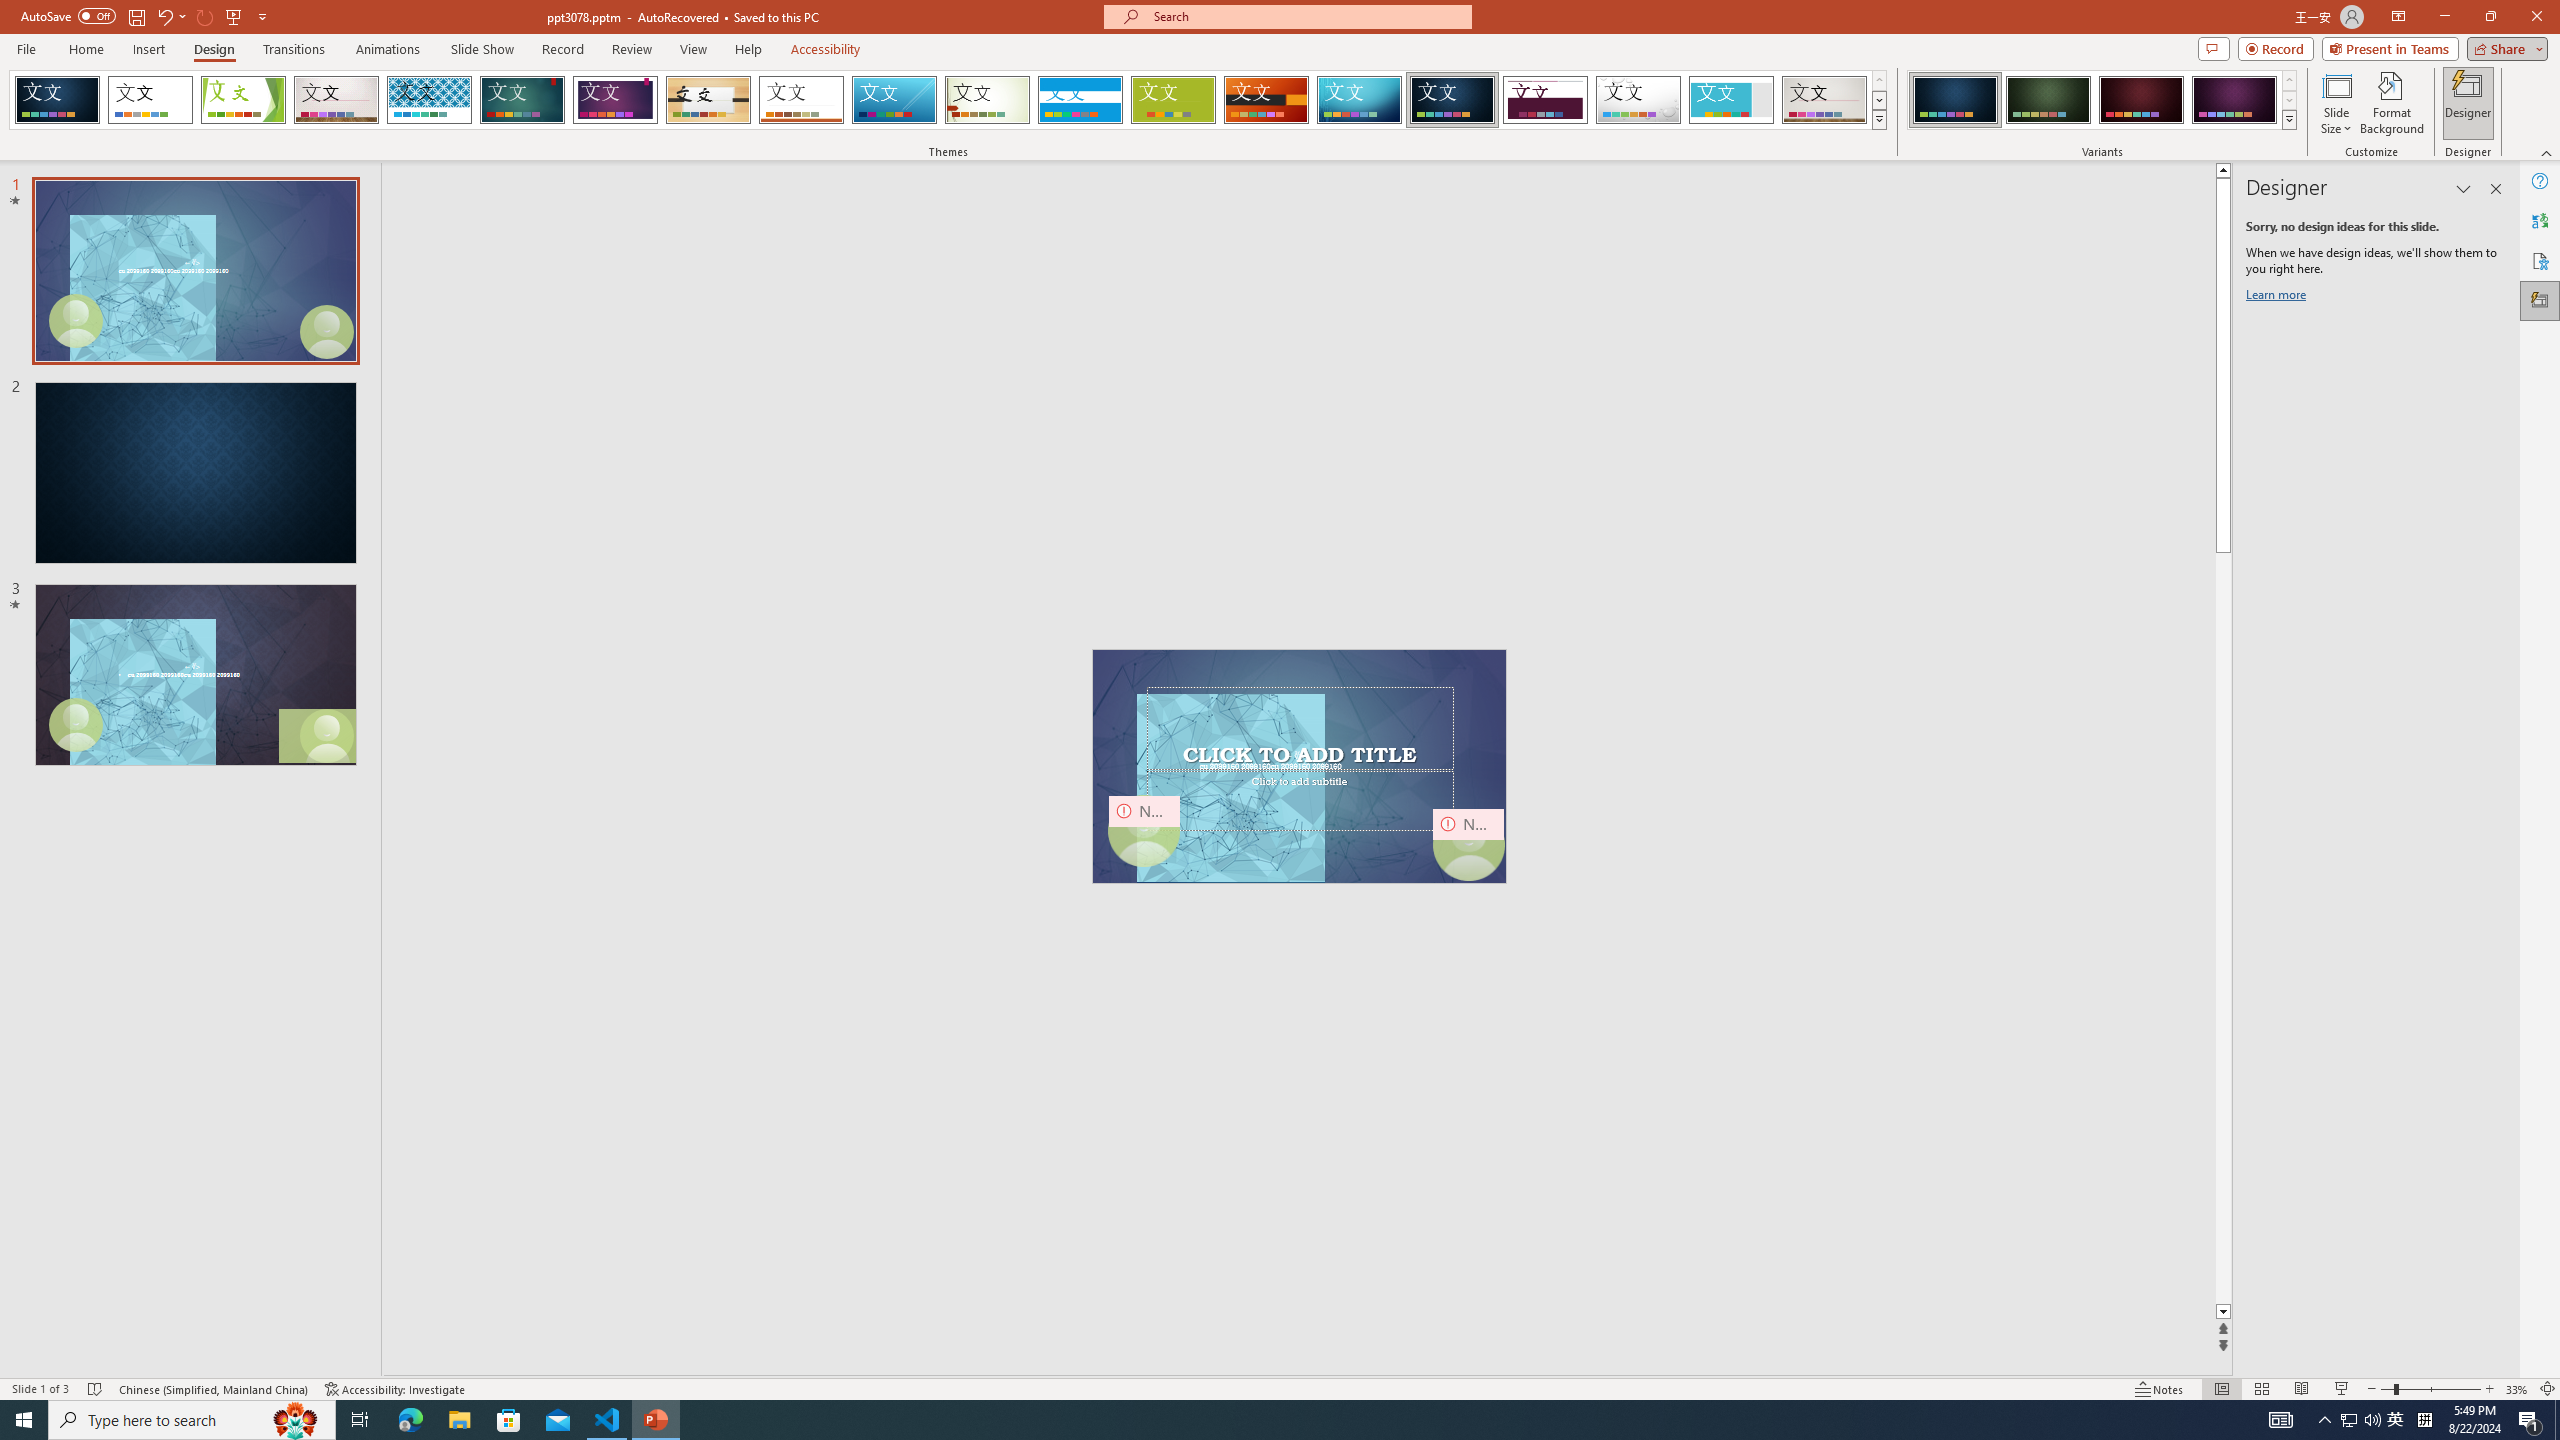 Image resolution: width=2560 pixels, height=1440 pixels. Describe the element at coordinates (1451, 99) in the screenshot. I see `'Damask'` at that location.